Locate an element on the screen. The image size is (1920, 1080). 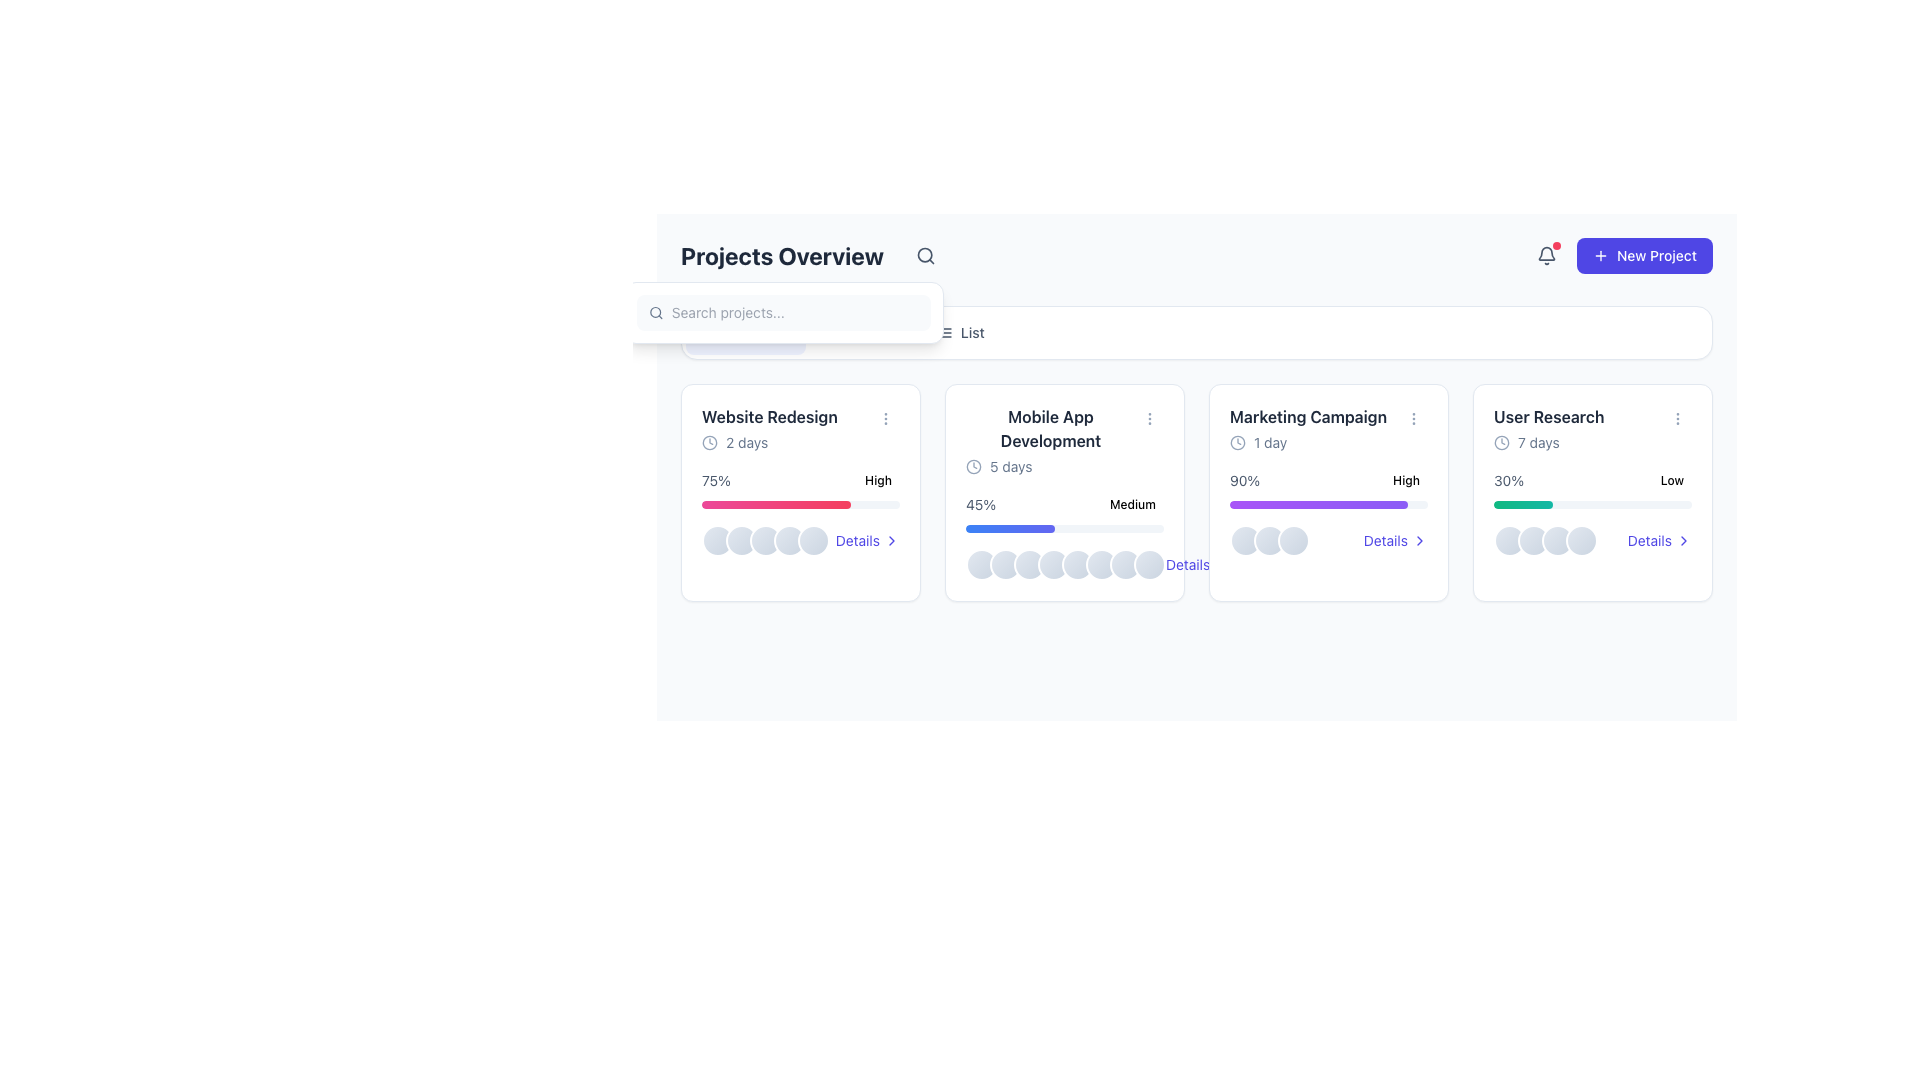
the decorative circular icon that indicates status within the 'Mobile App Development' card, which is the seventh icon in a row of eight is located at coordinates (1126, 564).